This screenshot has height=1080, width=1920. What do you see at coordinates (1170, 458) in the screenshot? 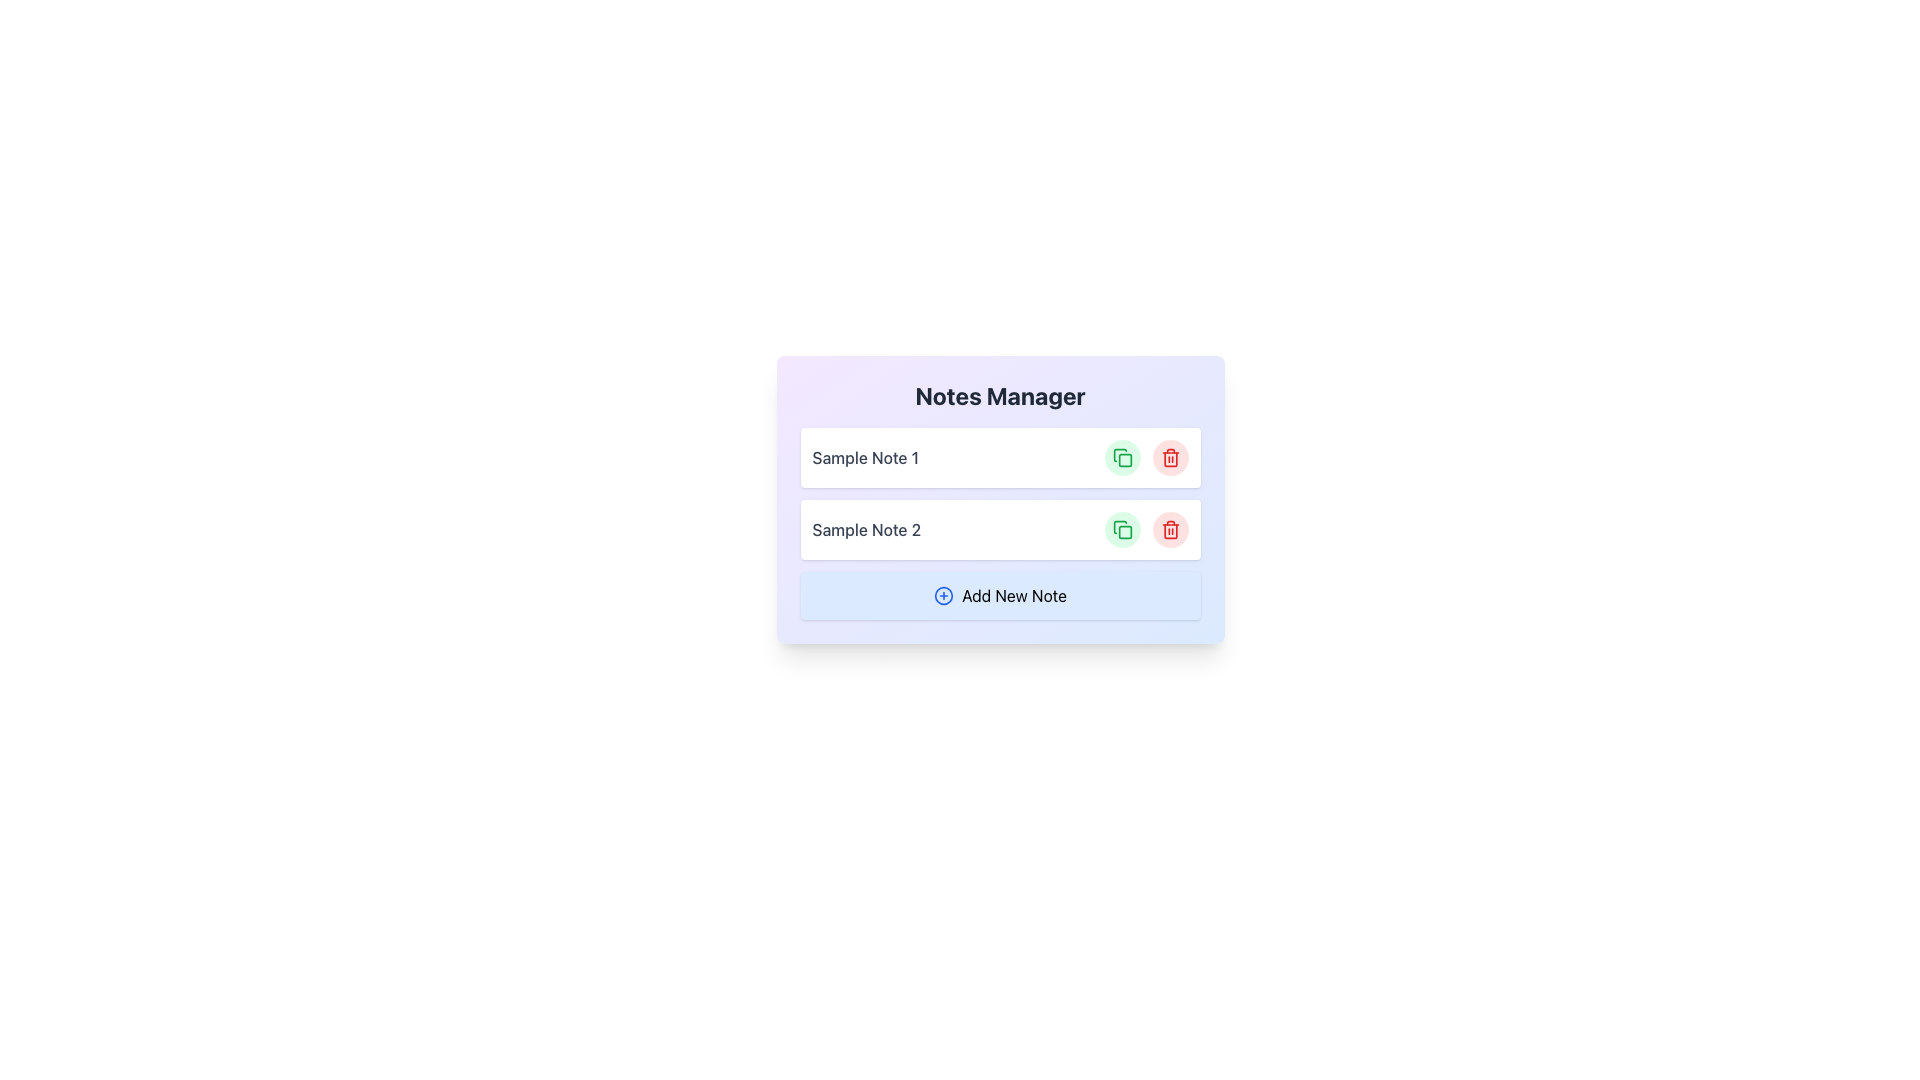
I see `the delete button icon associated with 'Sample Note 1'` at bounding box center [1170, 458].